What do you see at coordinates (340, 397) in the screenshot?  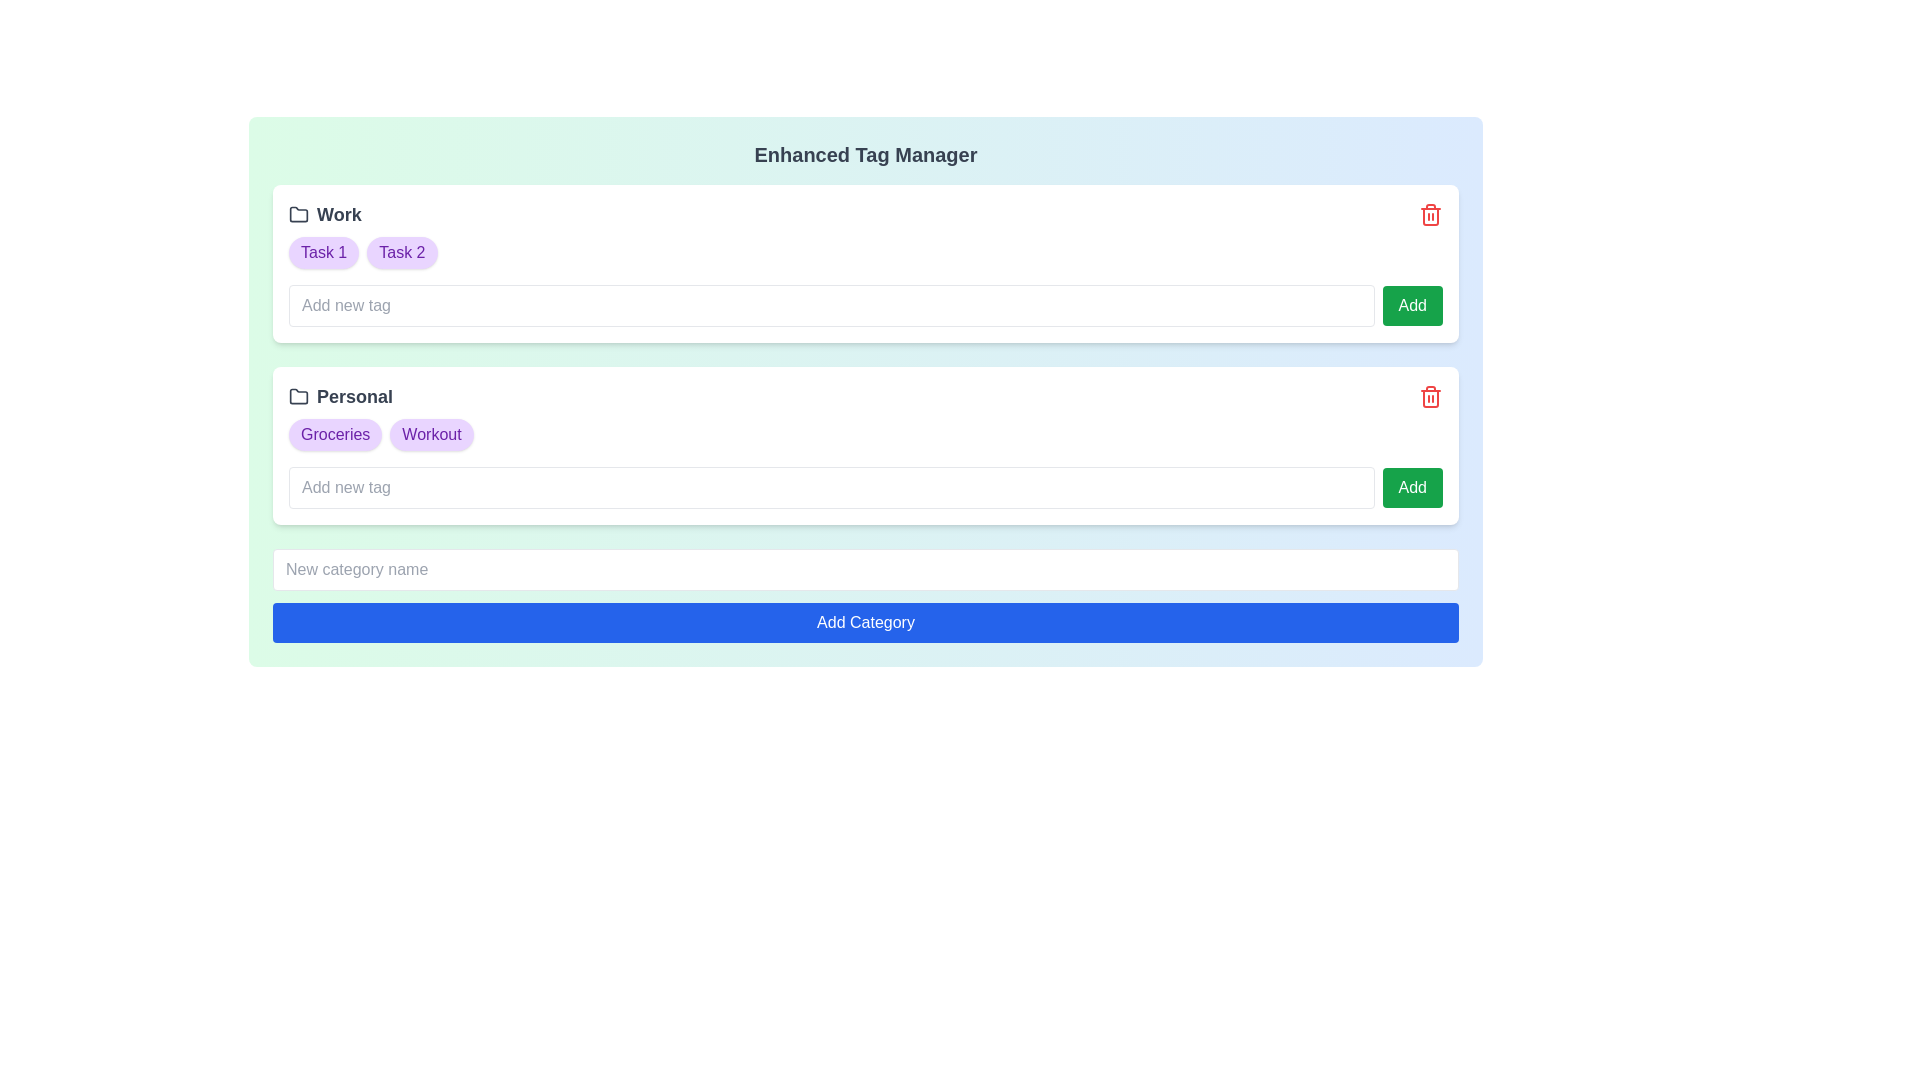 I see `the 'Personal' category header text label with an accompanying icon` at bounding box center [340, 397].